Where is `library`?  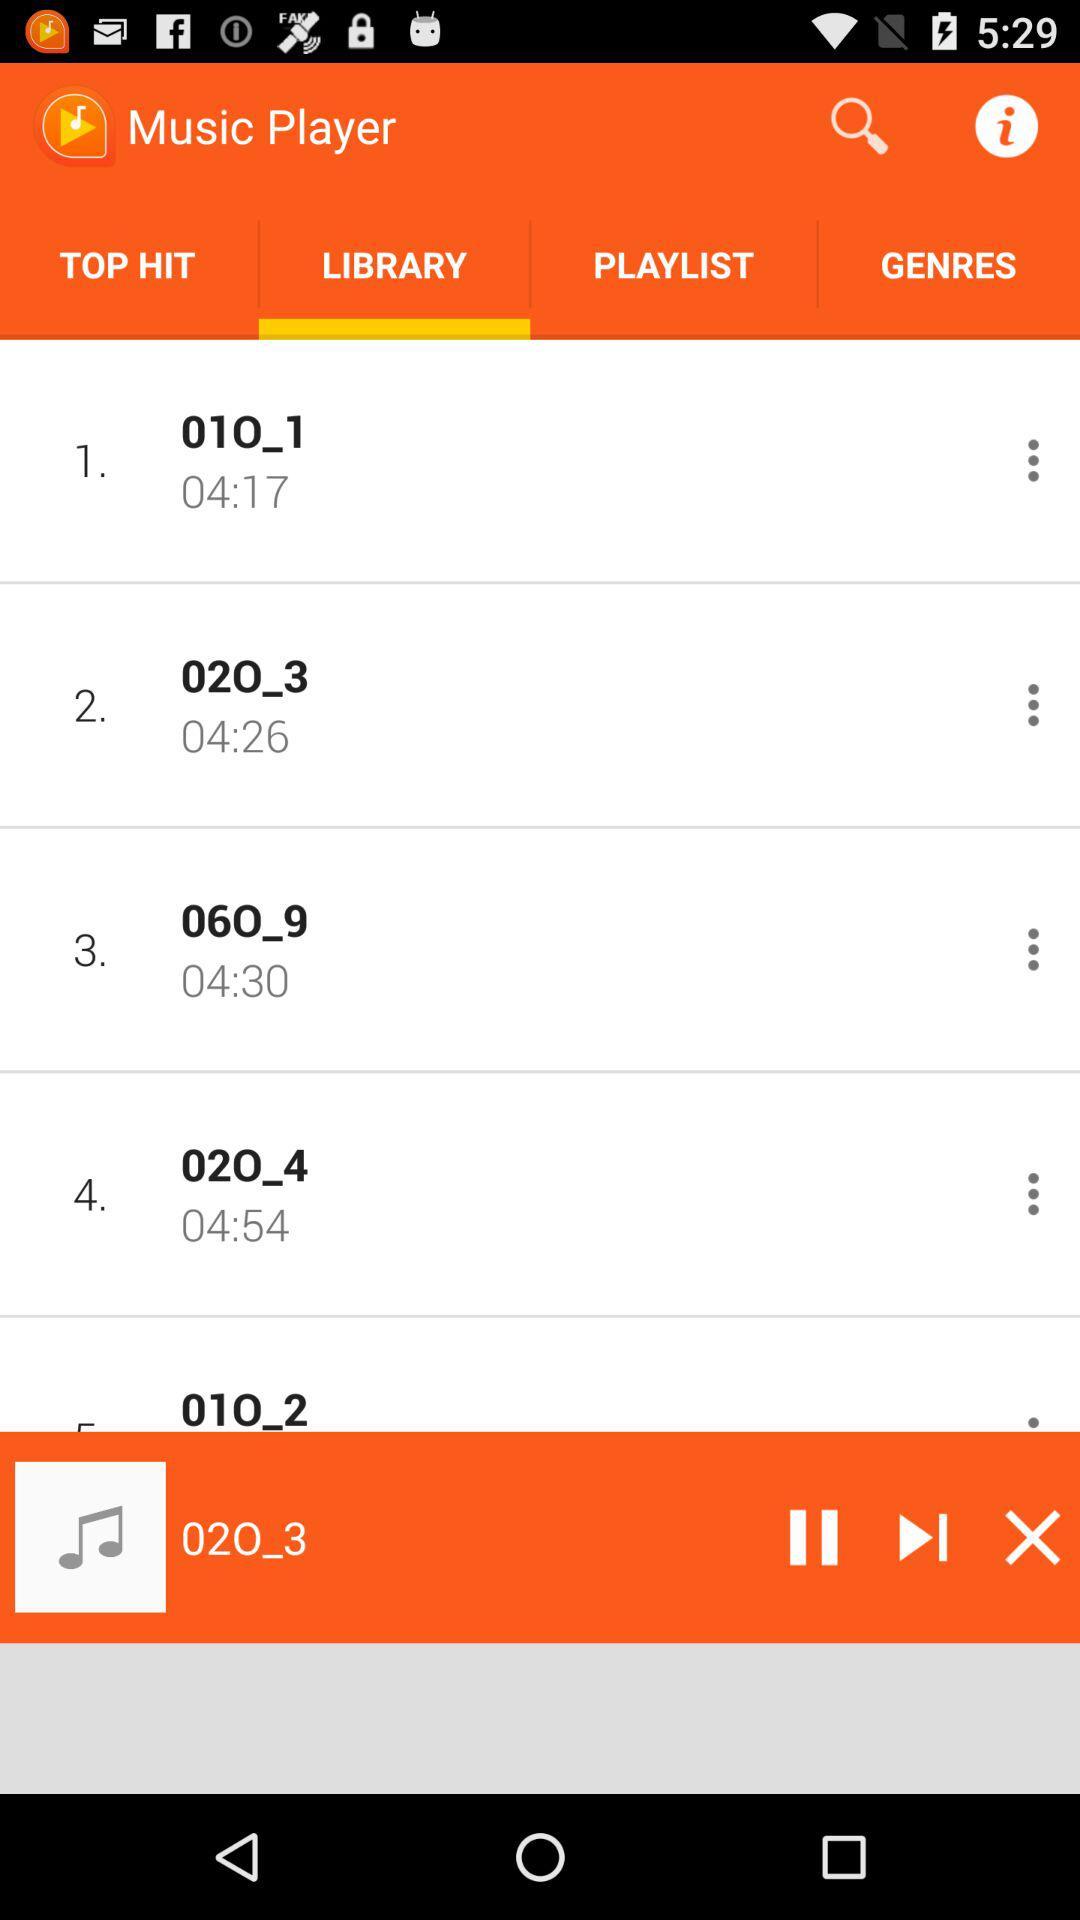
library is located at coordinates (394, 263).